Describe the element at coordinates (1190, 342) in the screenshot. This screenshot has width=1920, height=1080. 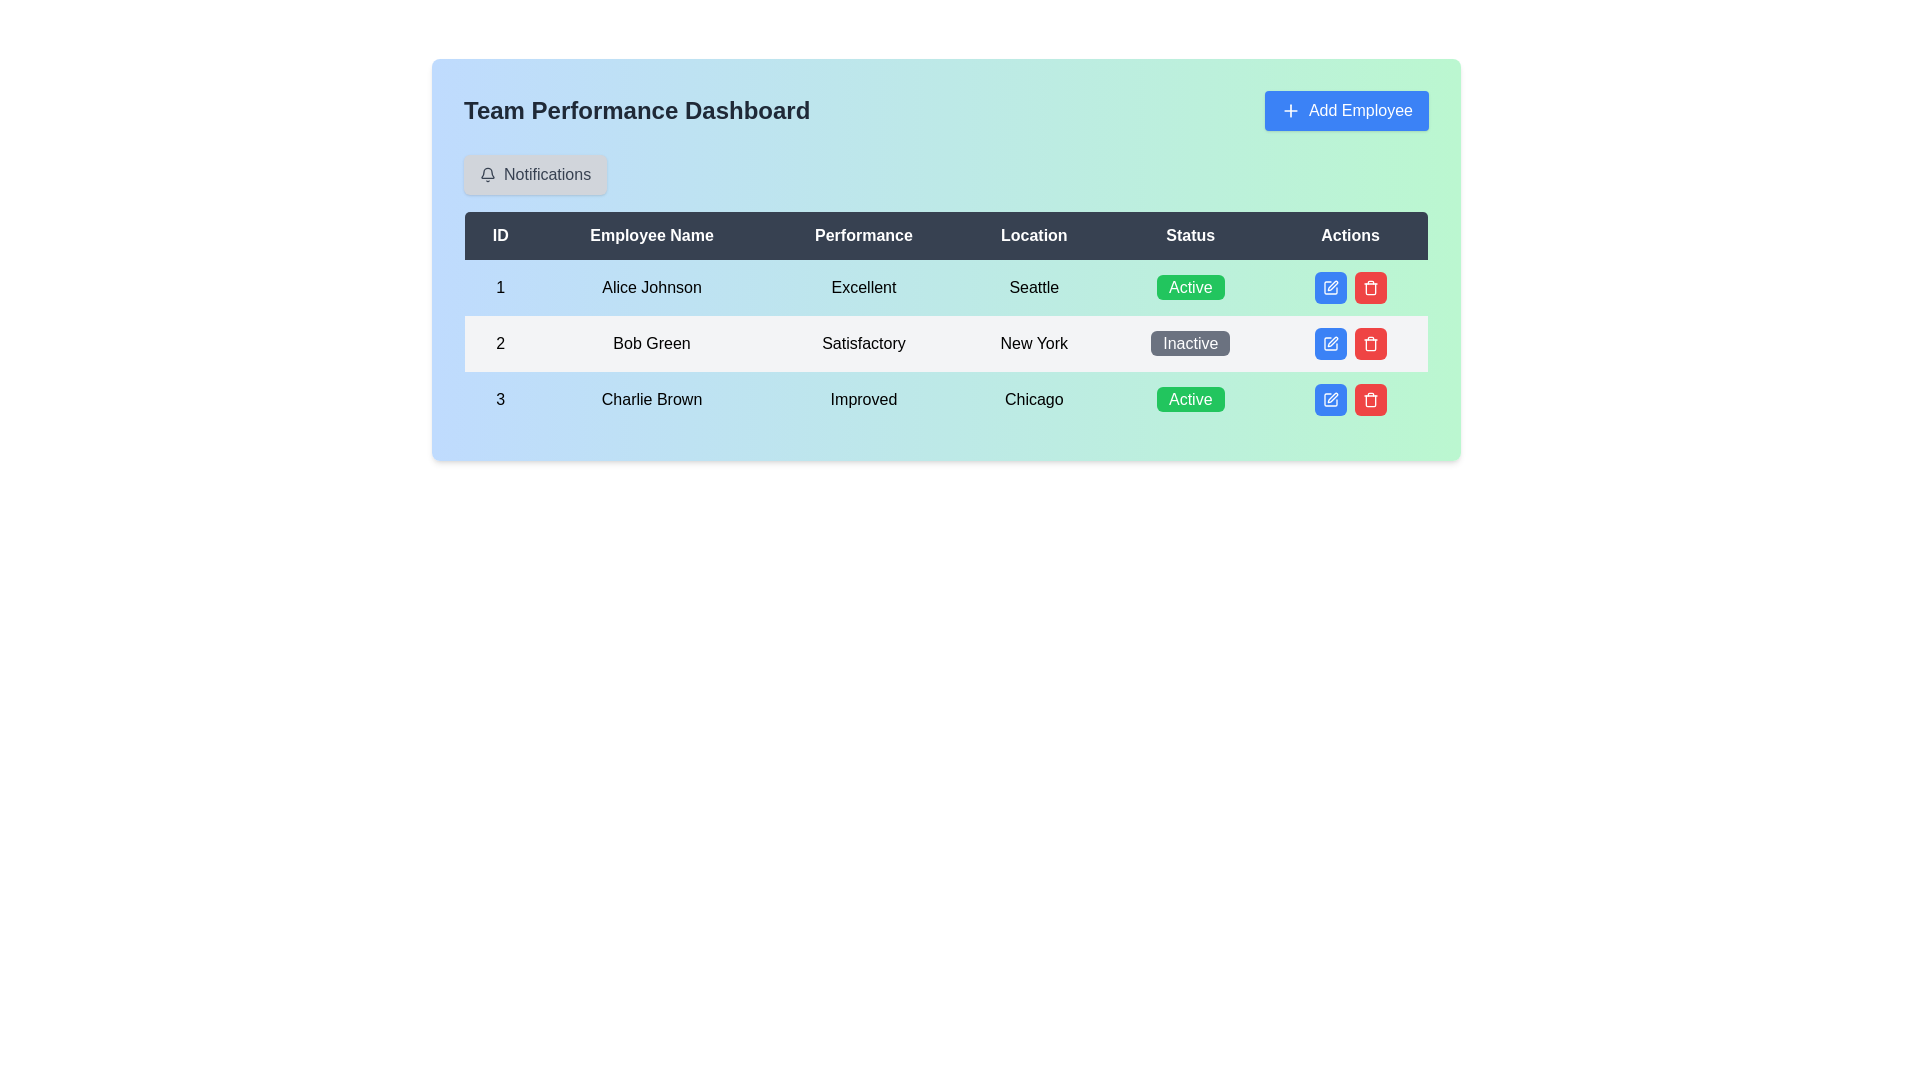
I see `the rectangular button with rounded corners that has a gray background and white text reading 'Inactive' in the 'Status' column of the data table` at that location.